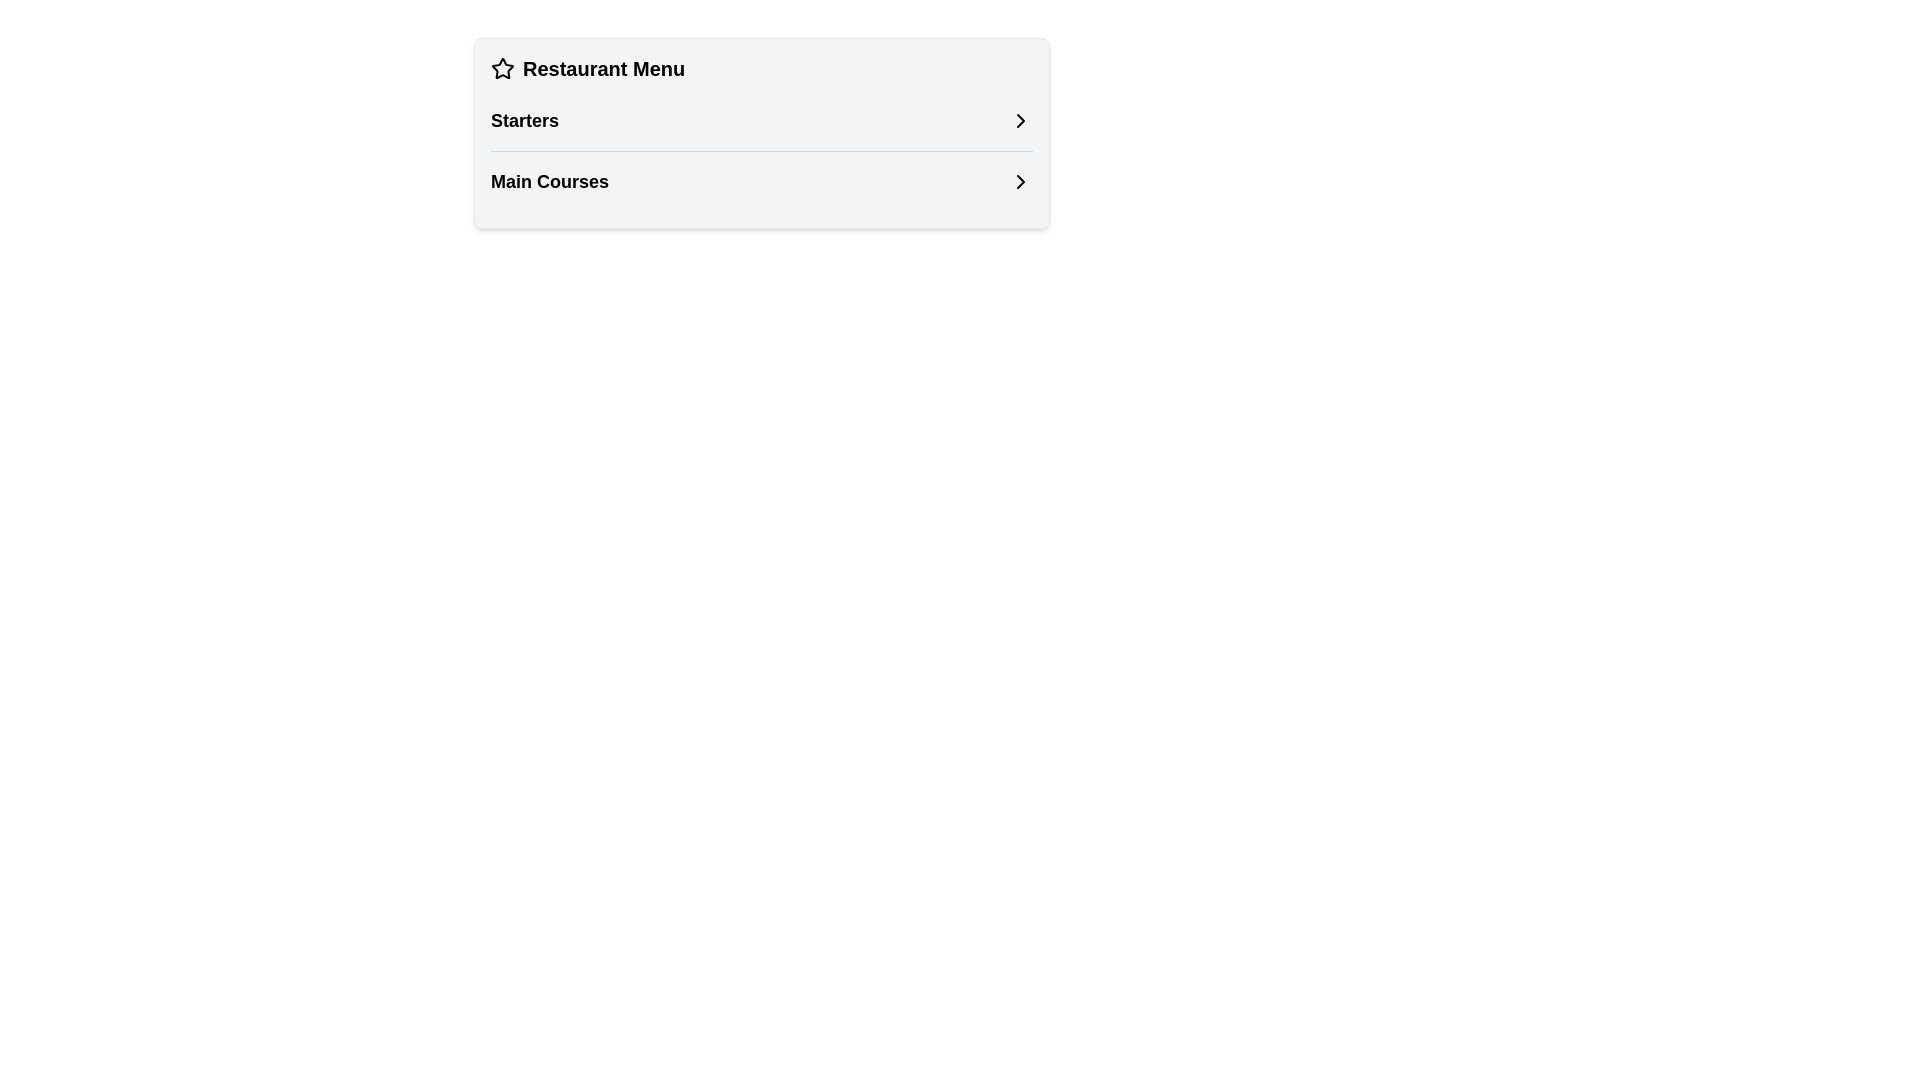 Image resolution: width=1920 pixels, height=1080 pixels. I want to click on the star-shaped icon with a minimalist black outline, which is positioned to the left of the bold text 'Restaurant Menu', so click(503, 68).